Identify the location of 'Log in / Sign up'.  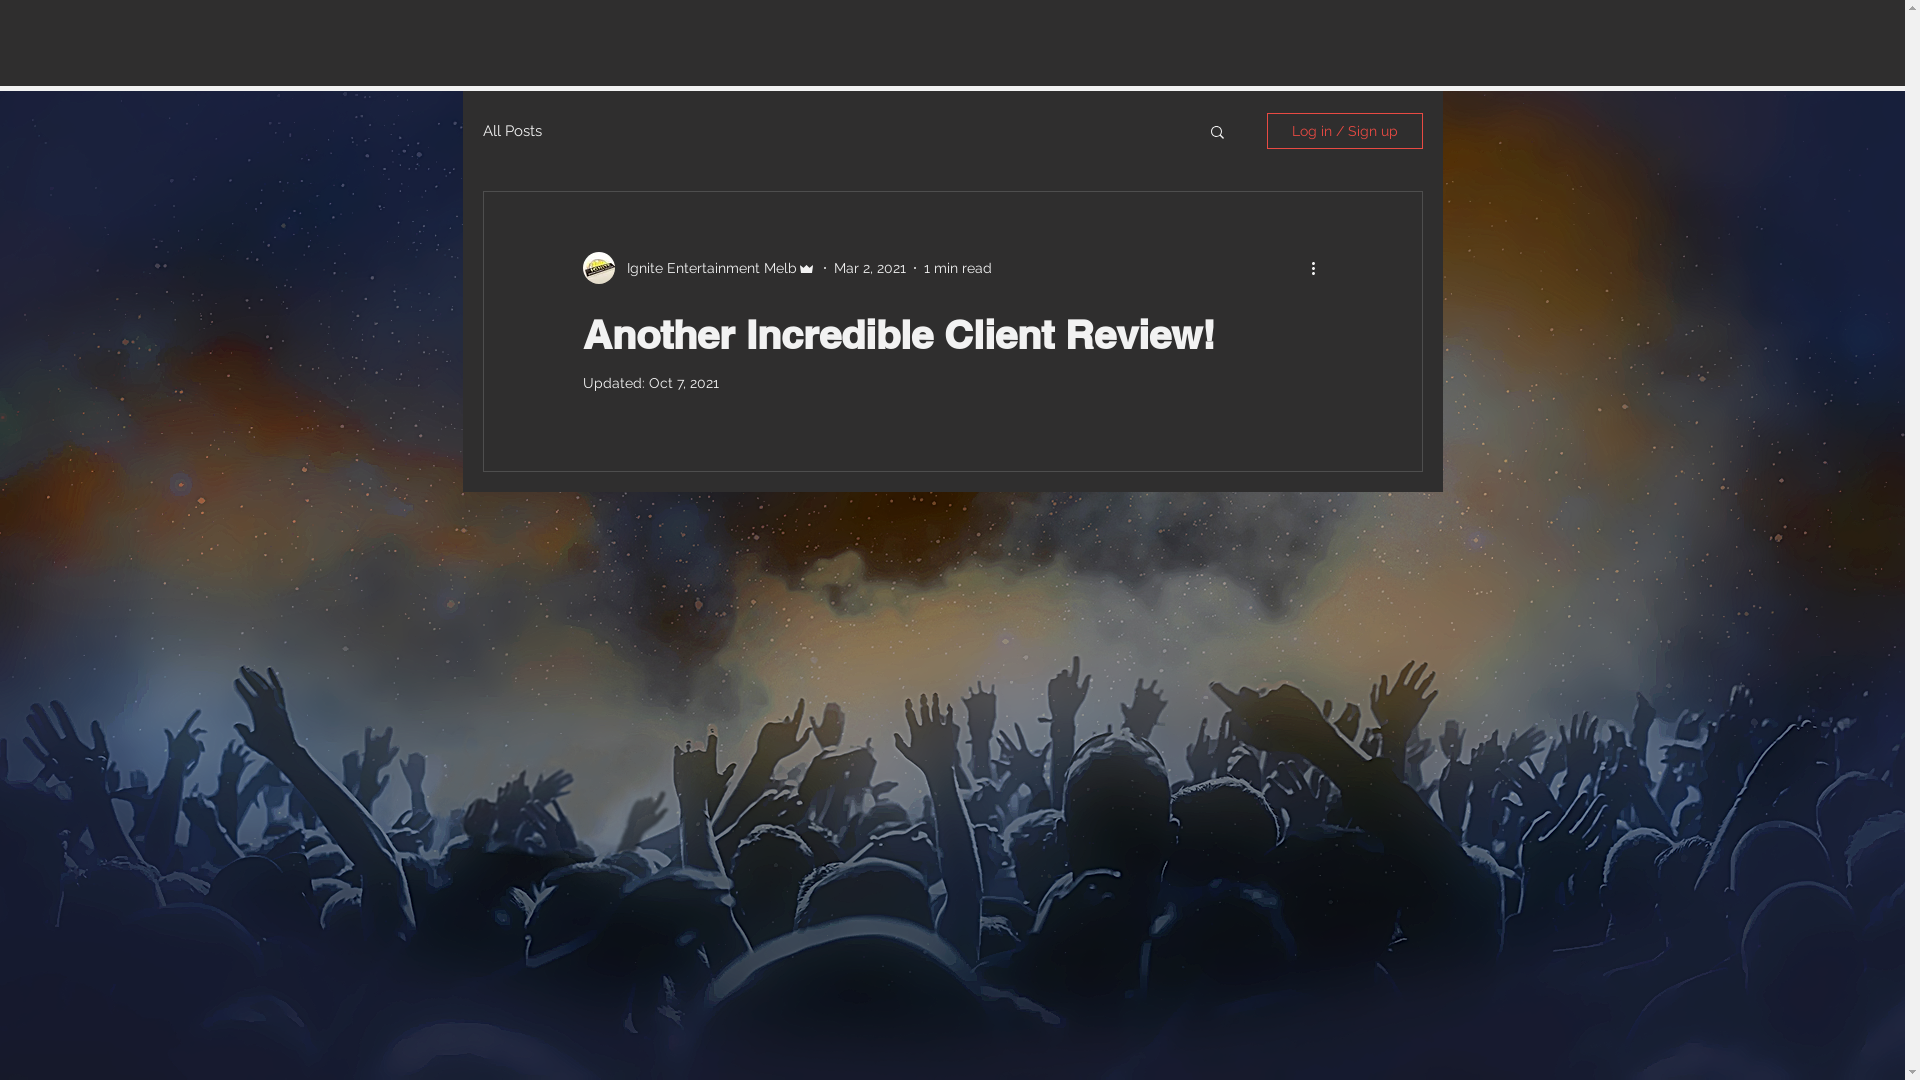
(1344, 131).